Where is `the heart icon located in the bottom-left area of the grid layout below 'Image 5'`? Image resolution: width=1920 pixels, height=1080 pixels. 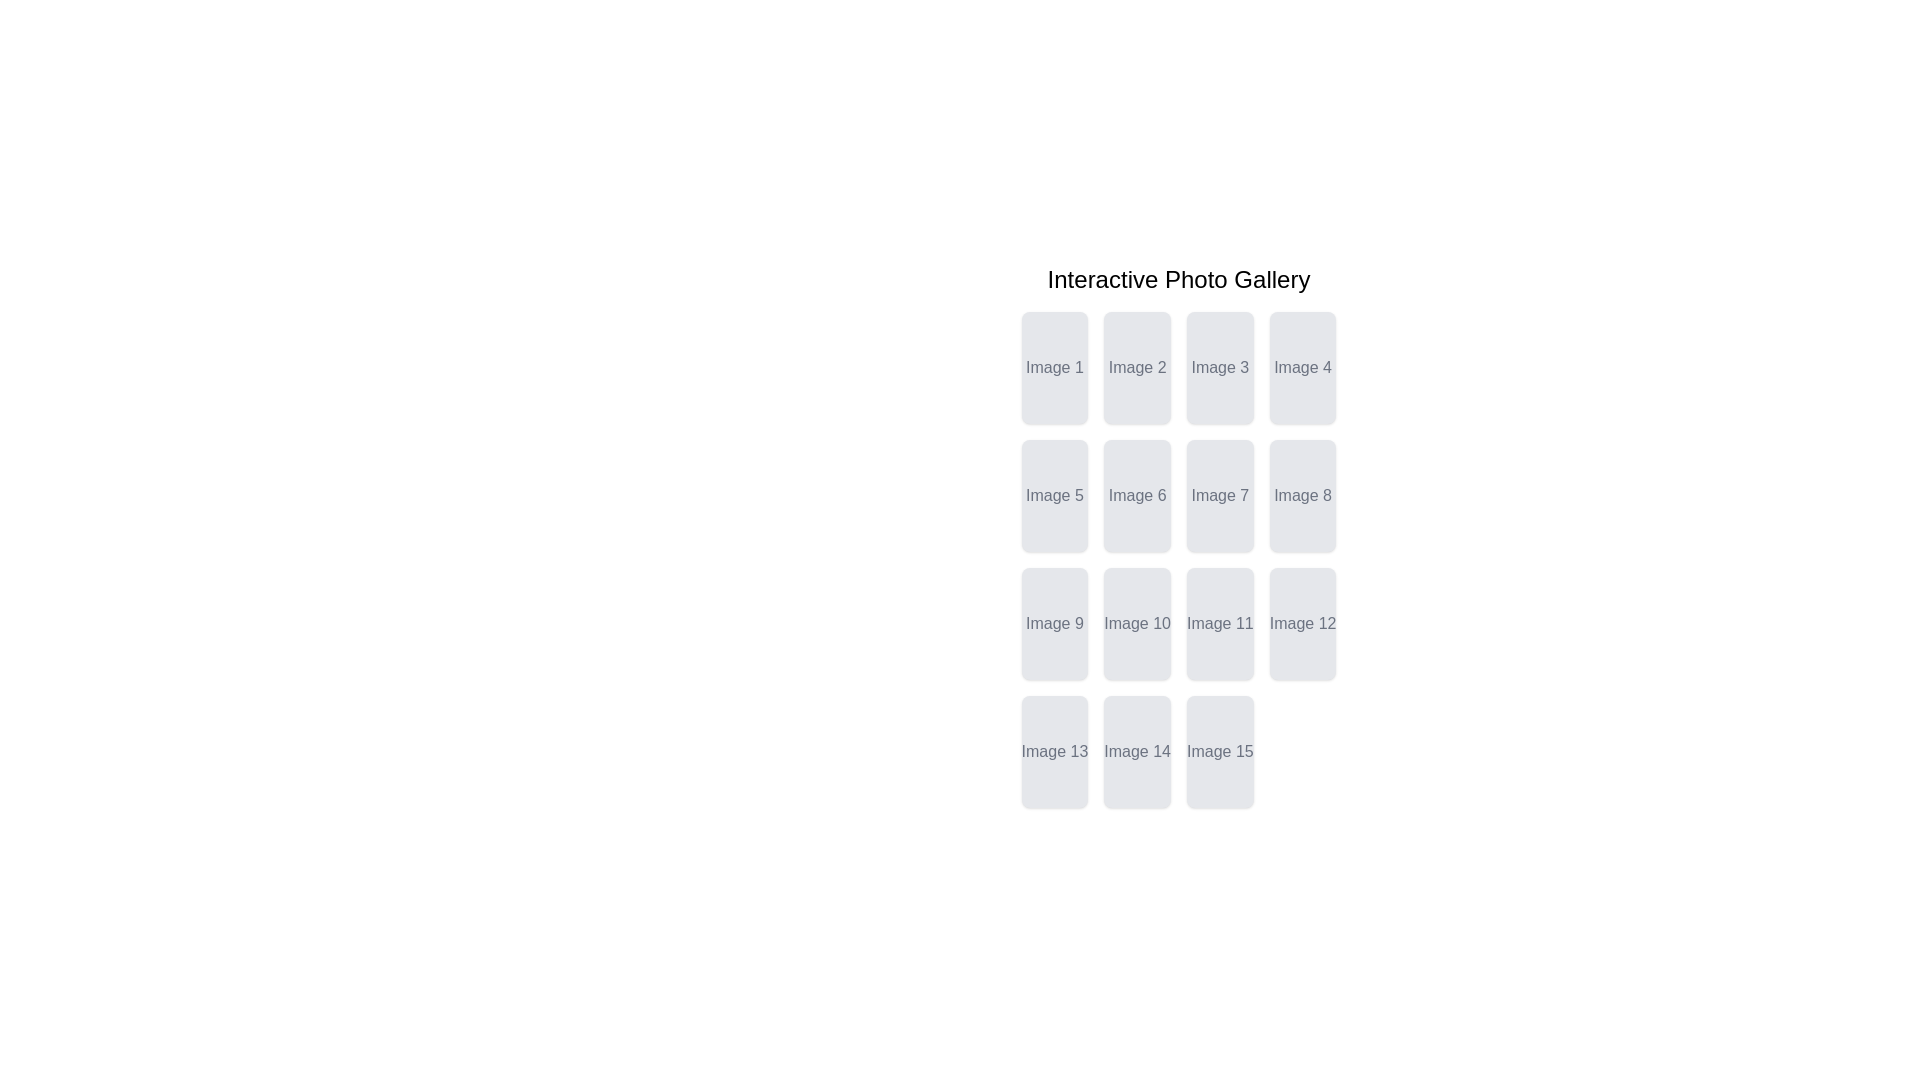
the heart icon located in the bottom-left area of the grid layout below 'Image 5' is located at coordinates (1048, 499).